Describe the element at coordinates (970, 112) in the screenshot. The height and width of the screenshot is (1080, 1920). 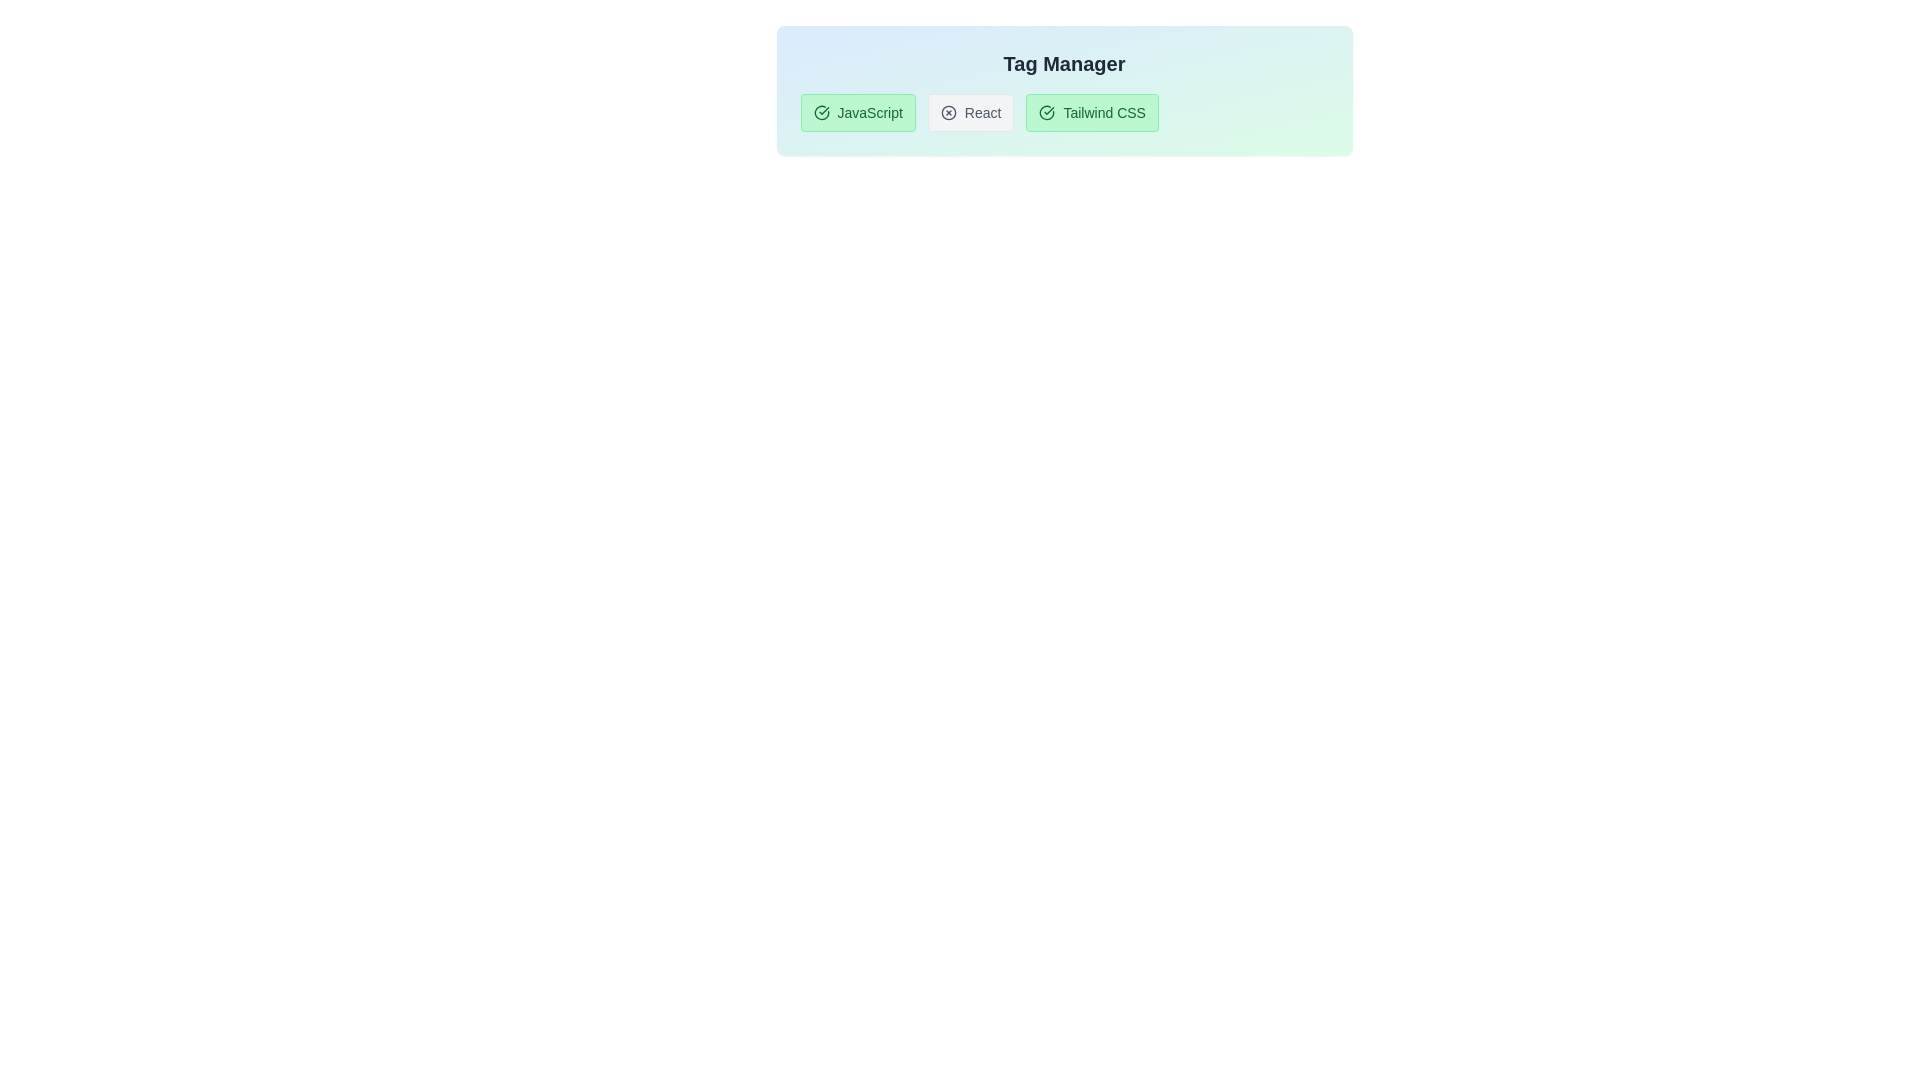
I see `the tag labeled React to toggle its active state` at that location.